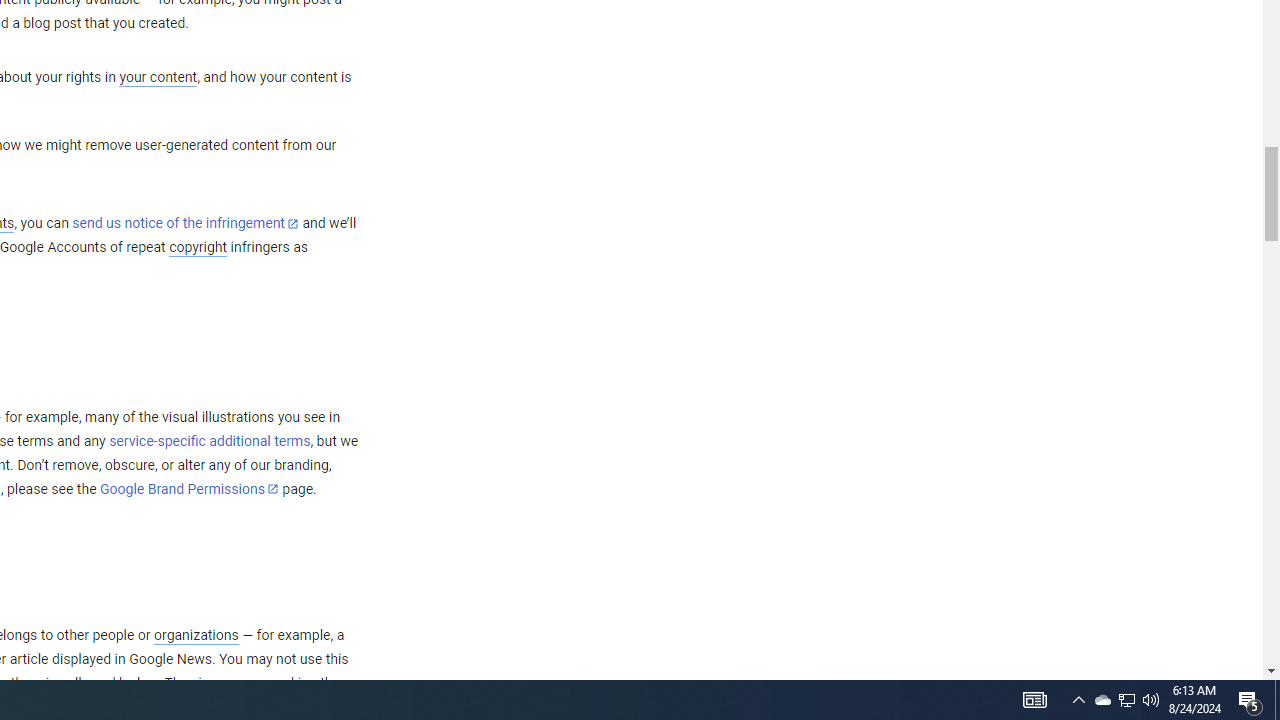  I want to click on 'service-specific additional terms', so click(209, 440).